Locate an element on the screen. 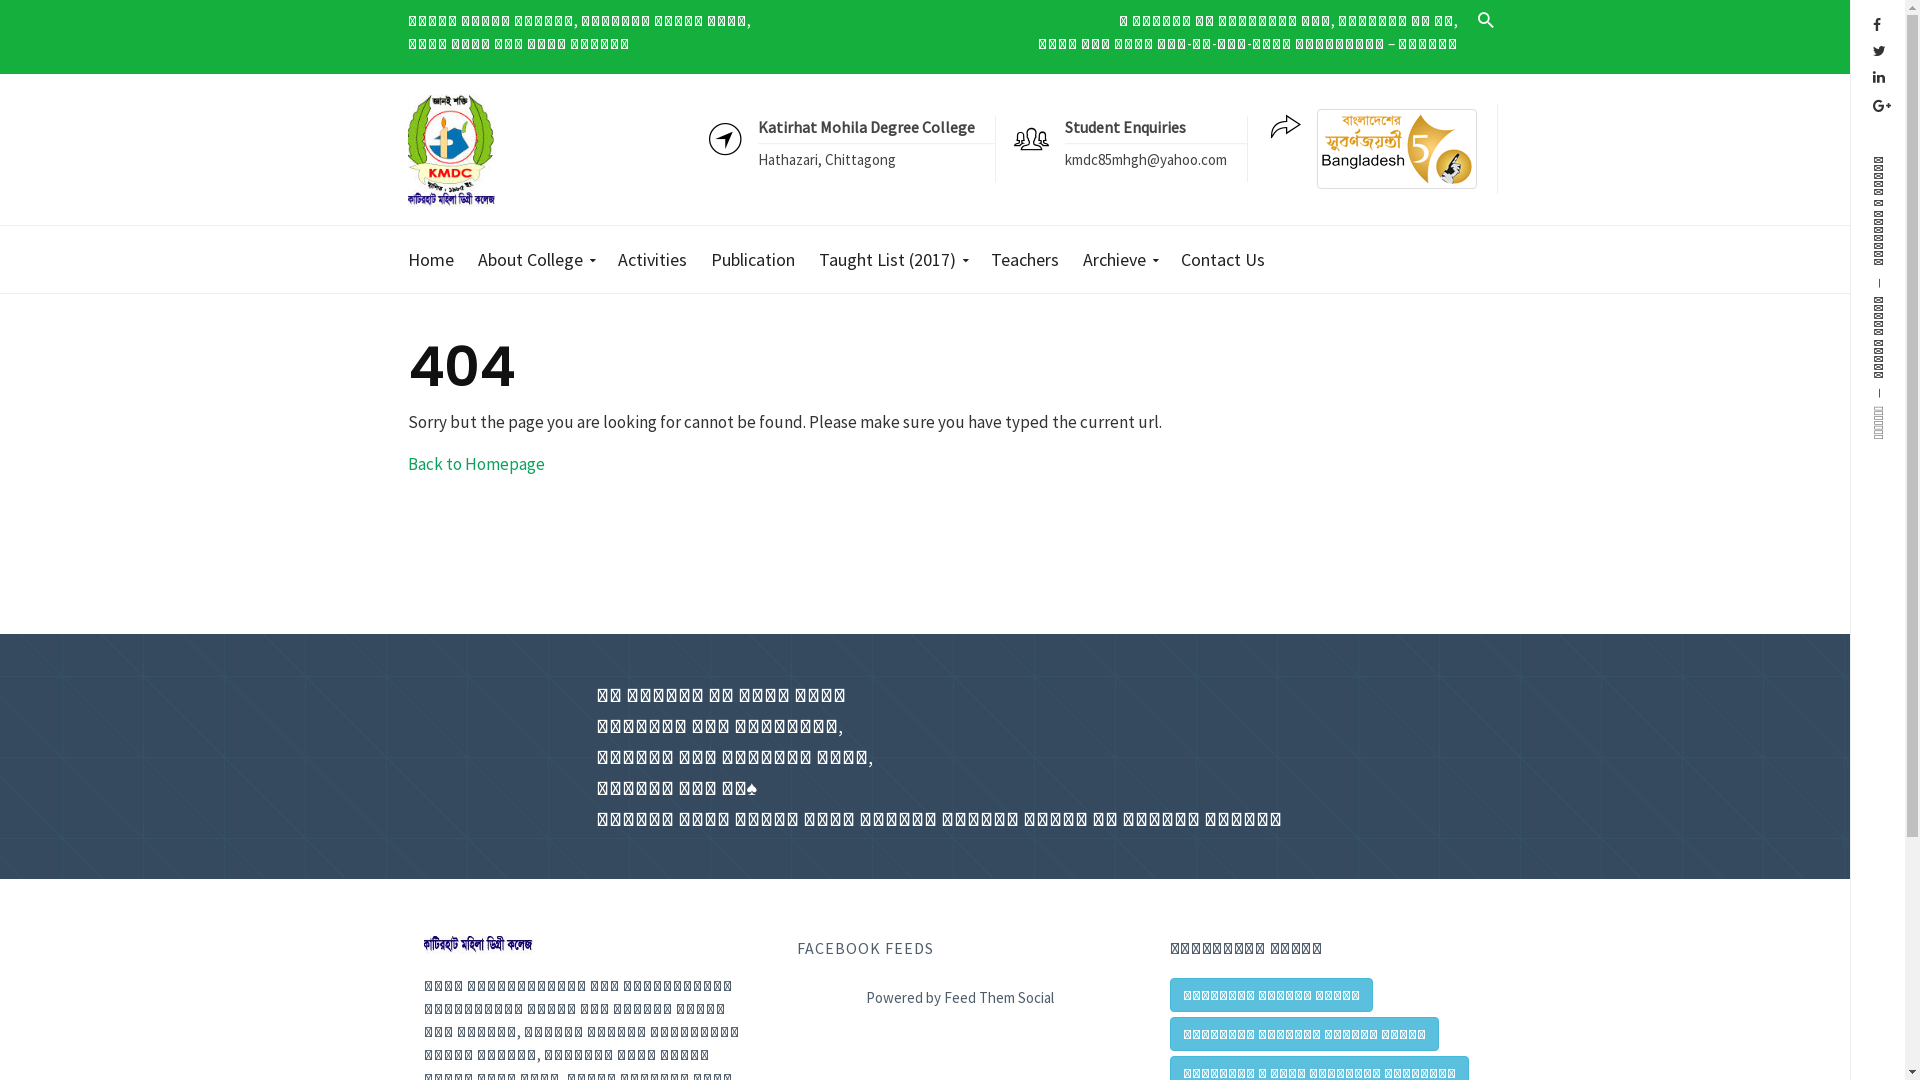 Image resolution: width=1920 pixels, height=1080 pixels. 'Archieve' is located at coordinates (1069, 258).